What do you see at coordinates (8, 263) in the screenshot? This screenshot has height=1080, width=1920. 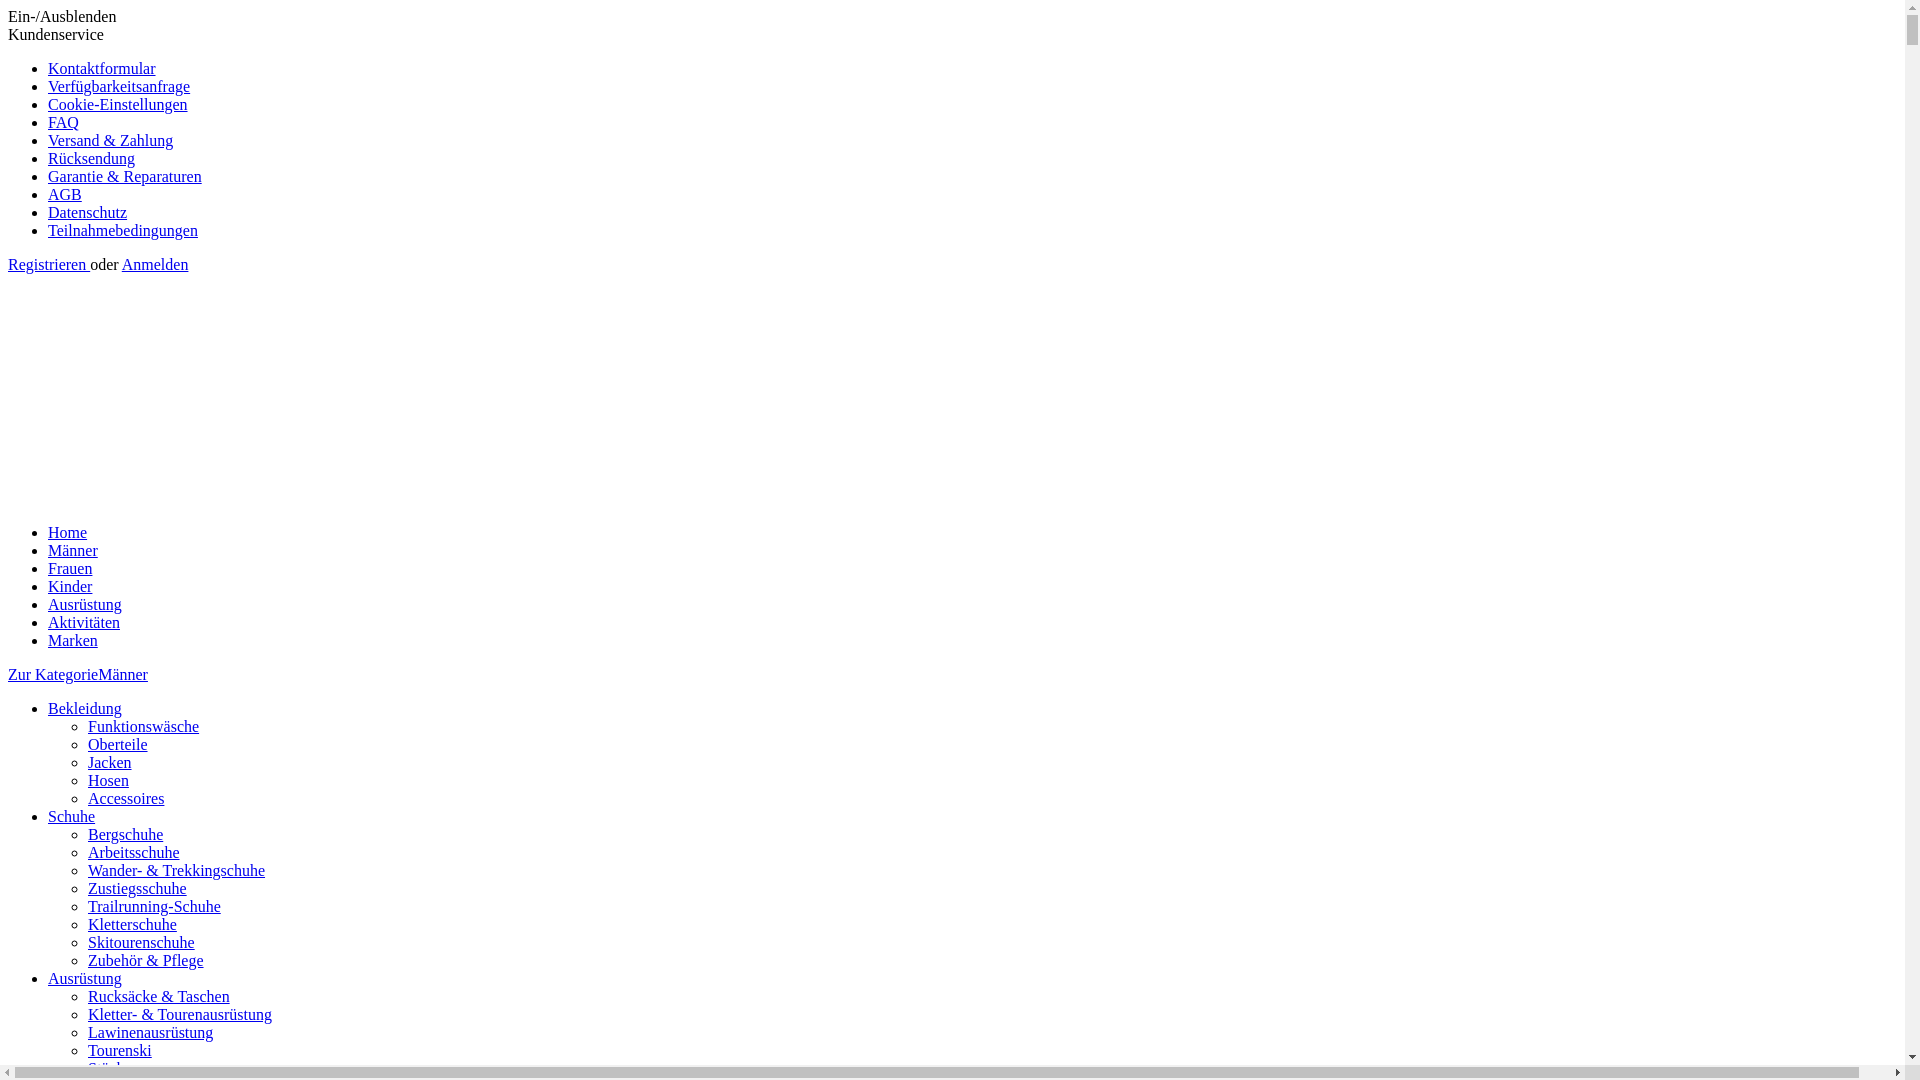 I see `'Registrieren'` at bounding box center [8, 263].